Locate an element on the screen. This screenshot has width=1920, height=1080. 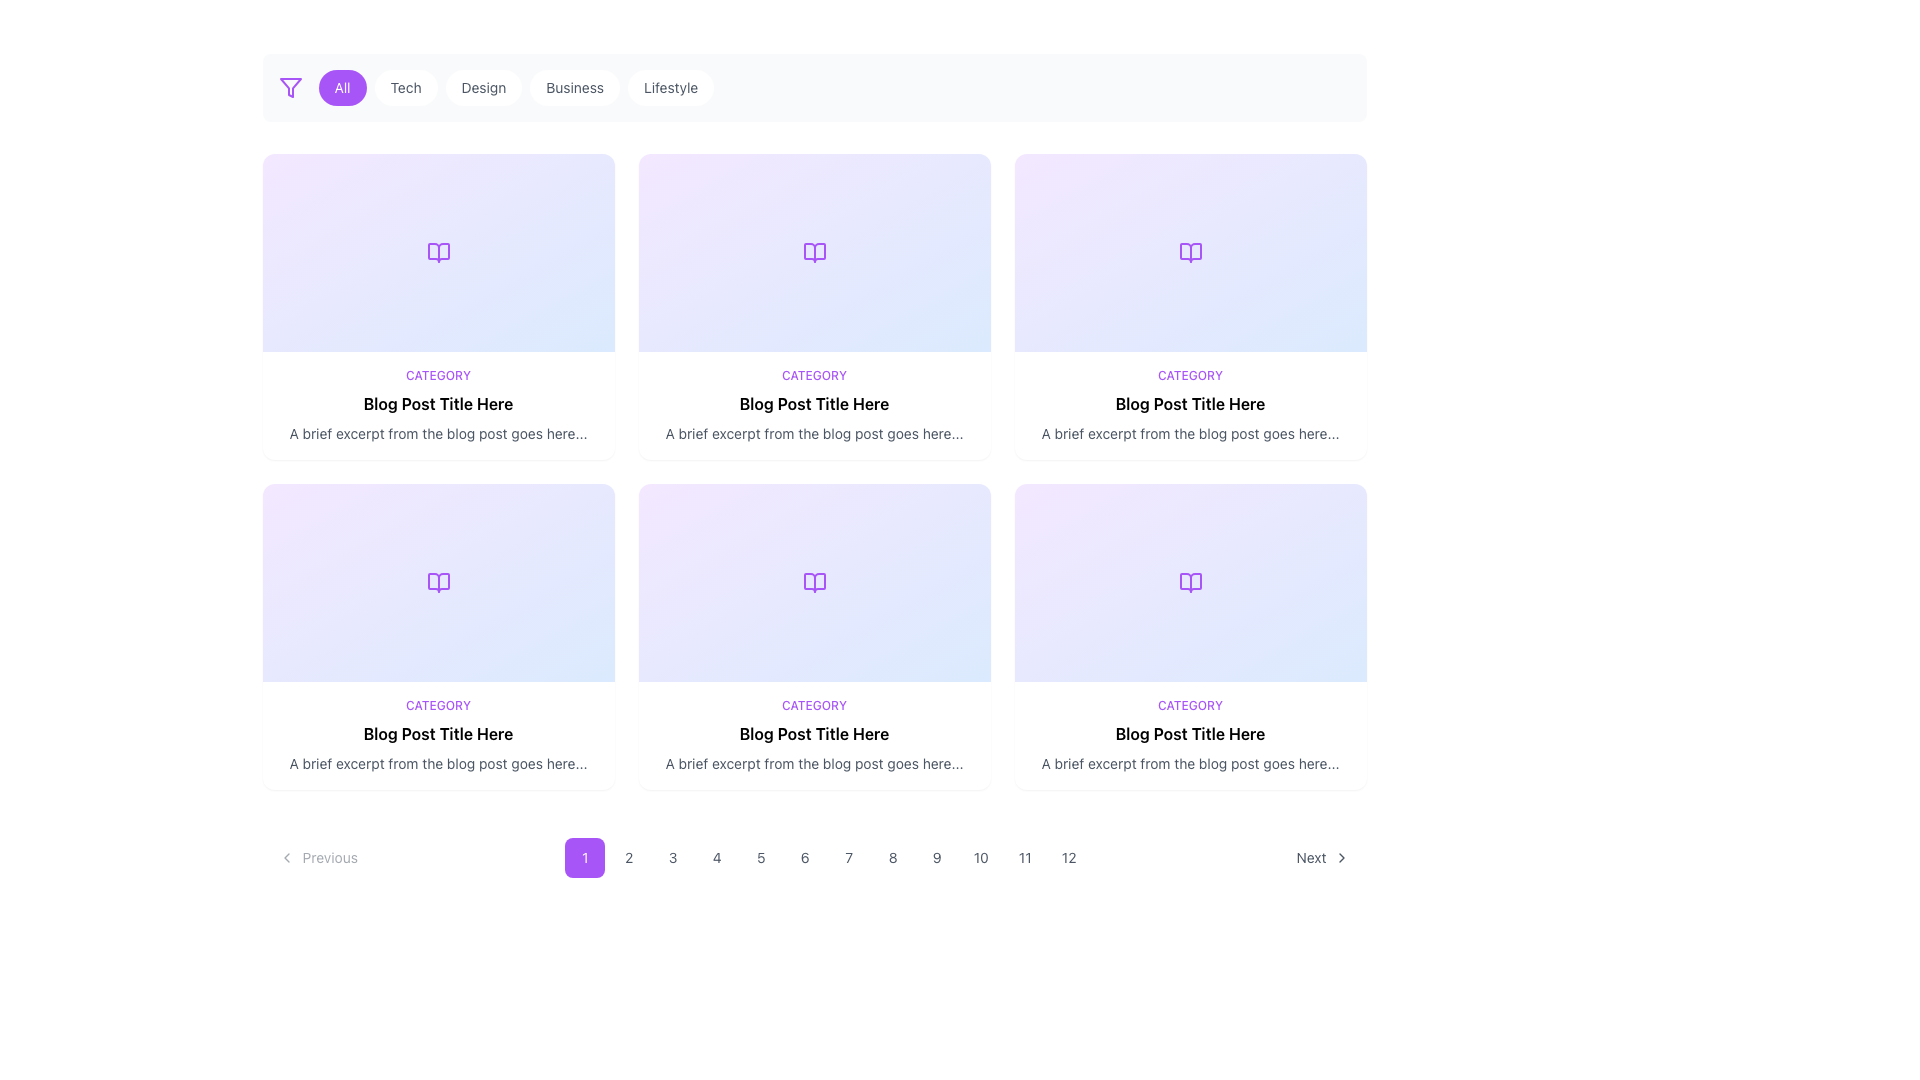
the purple button labeled '1' with rounded corners is located at coordinates (584, 856).